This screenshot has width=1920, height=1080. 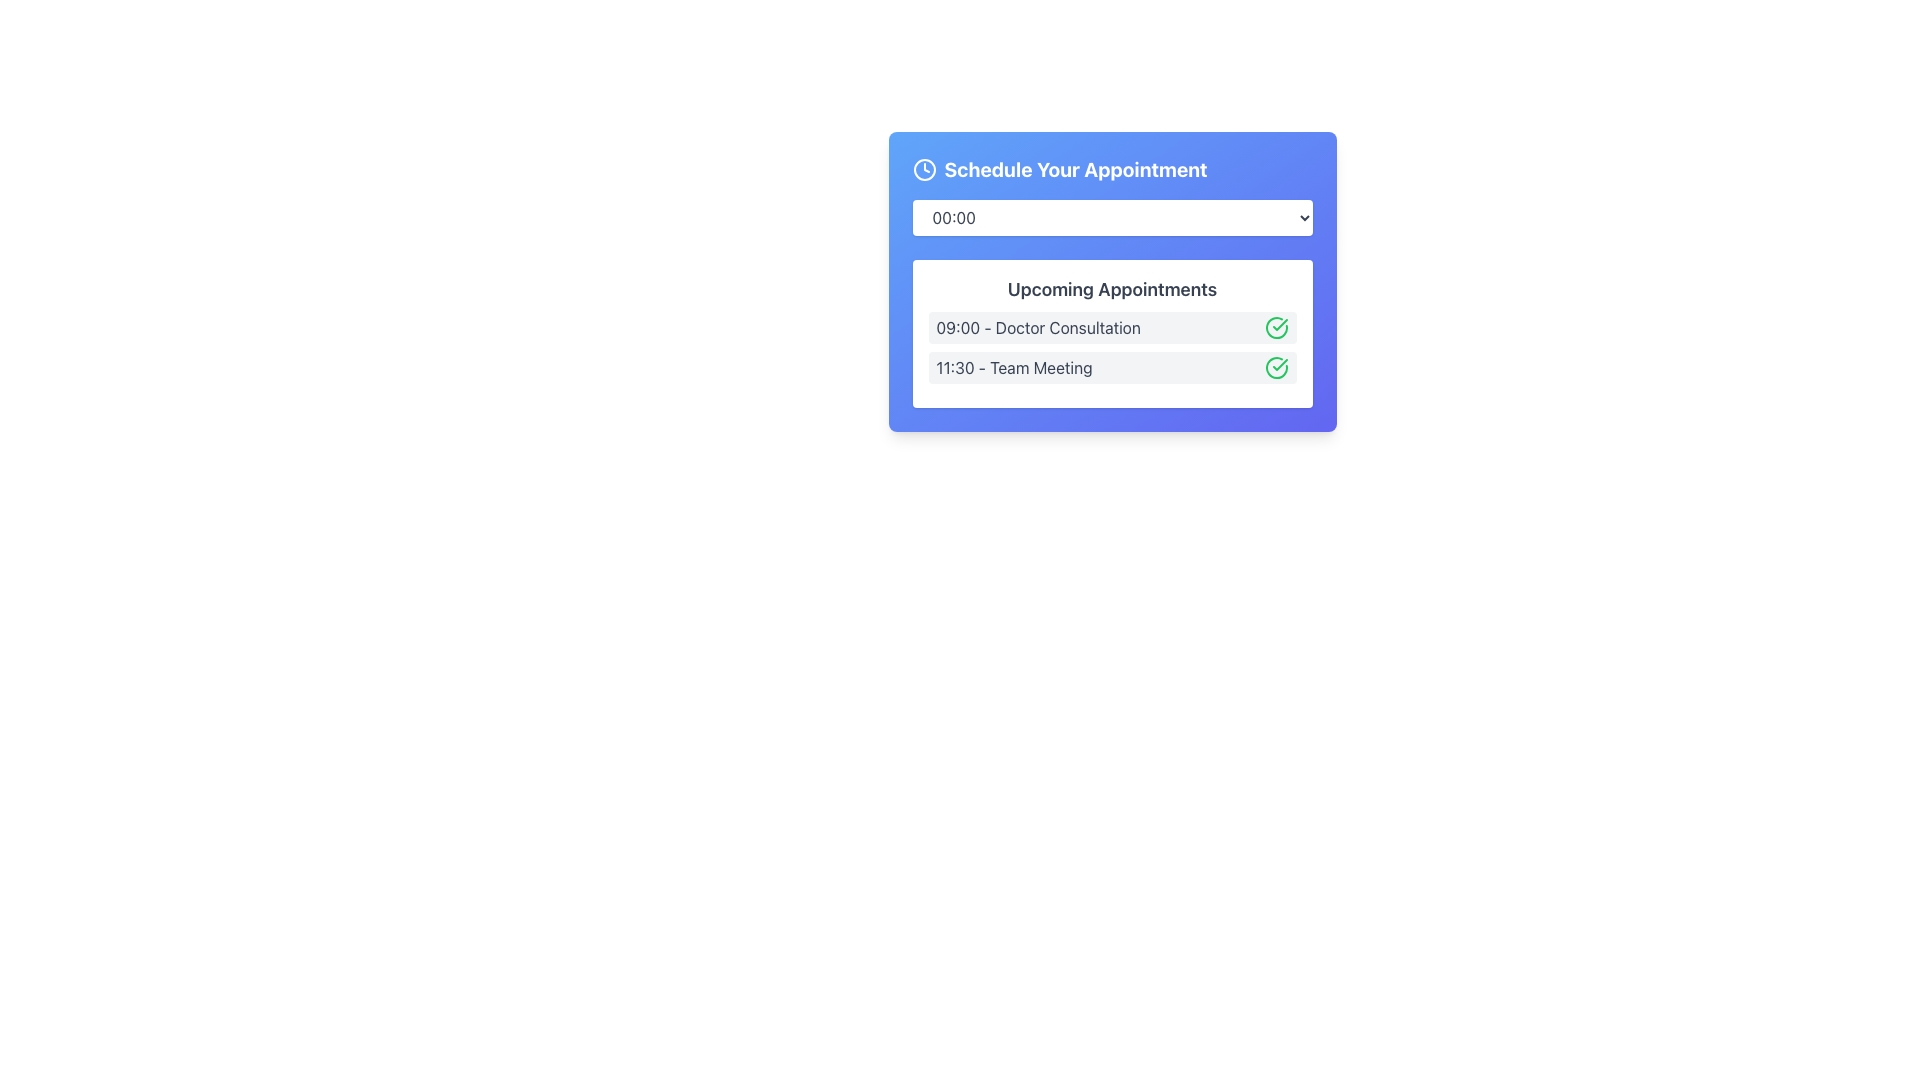 What do you see at coordinates (1275, 367) in the screenshot?
I see `the circular icon featuring a green checkmark within a green circle, located on the right side of the list entry for '11:30 - Team Meeting'` at bounding box center [1275, 367].